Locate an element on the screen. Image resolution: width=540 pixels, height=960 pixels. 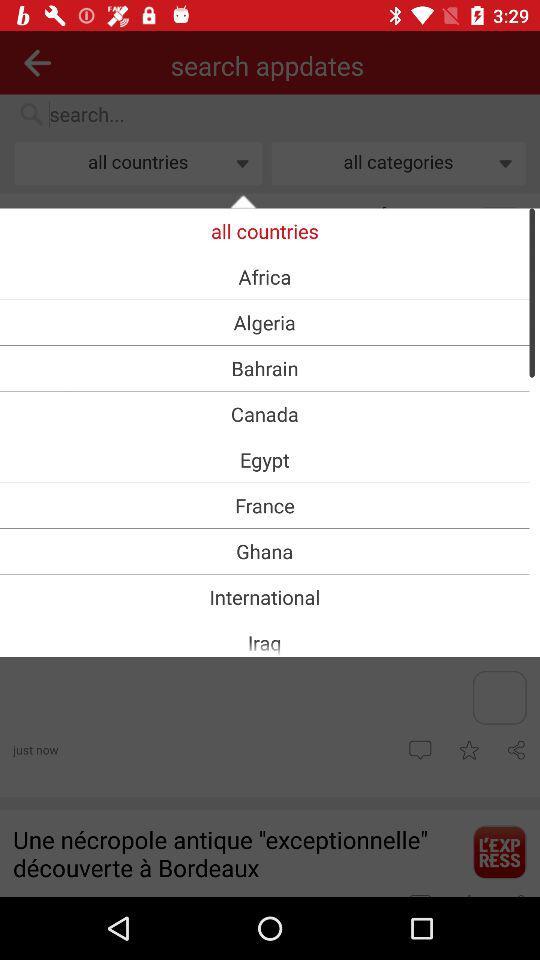
icon above international item is located at coordinates (264, 551).